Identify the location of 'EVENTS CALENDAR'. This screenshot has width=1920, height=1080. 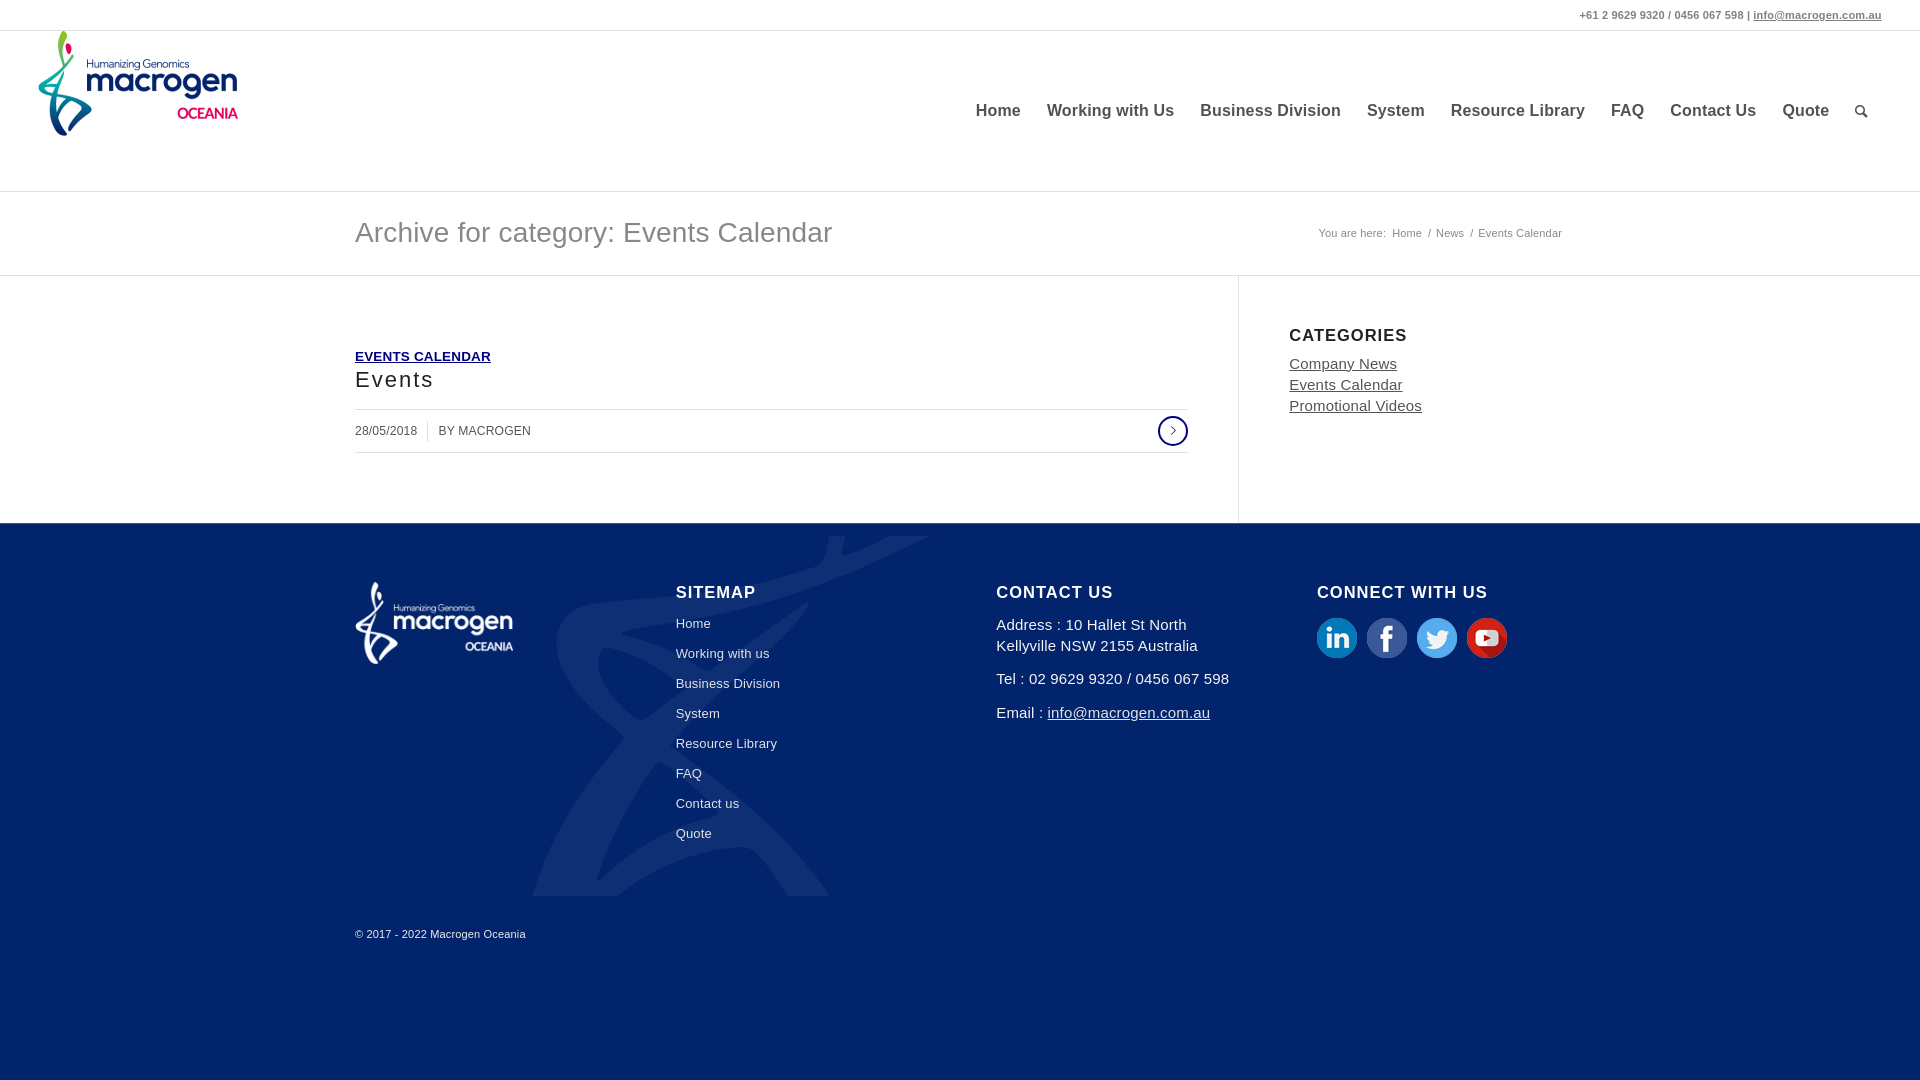
(421, 355).